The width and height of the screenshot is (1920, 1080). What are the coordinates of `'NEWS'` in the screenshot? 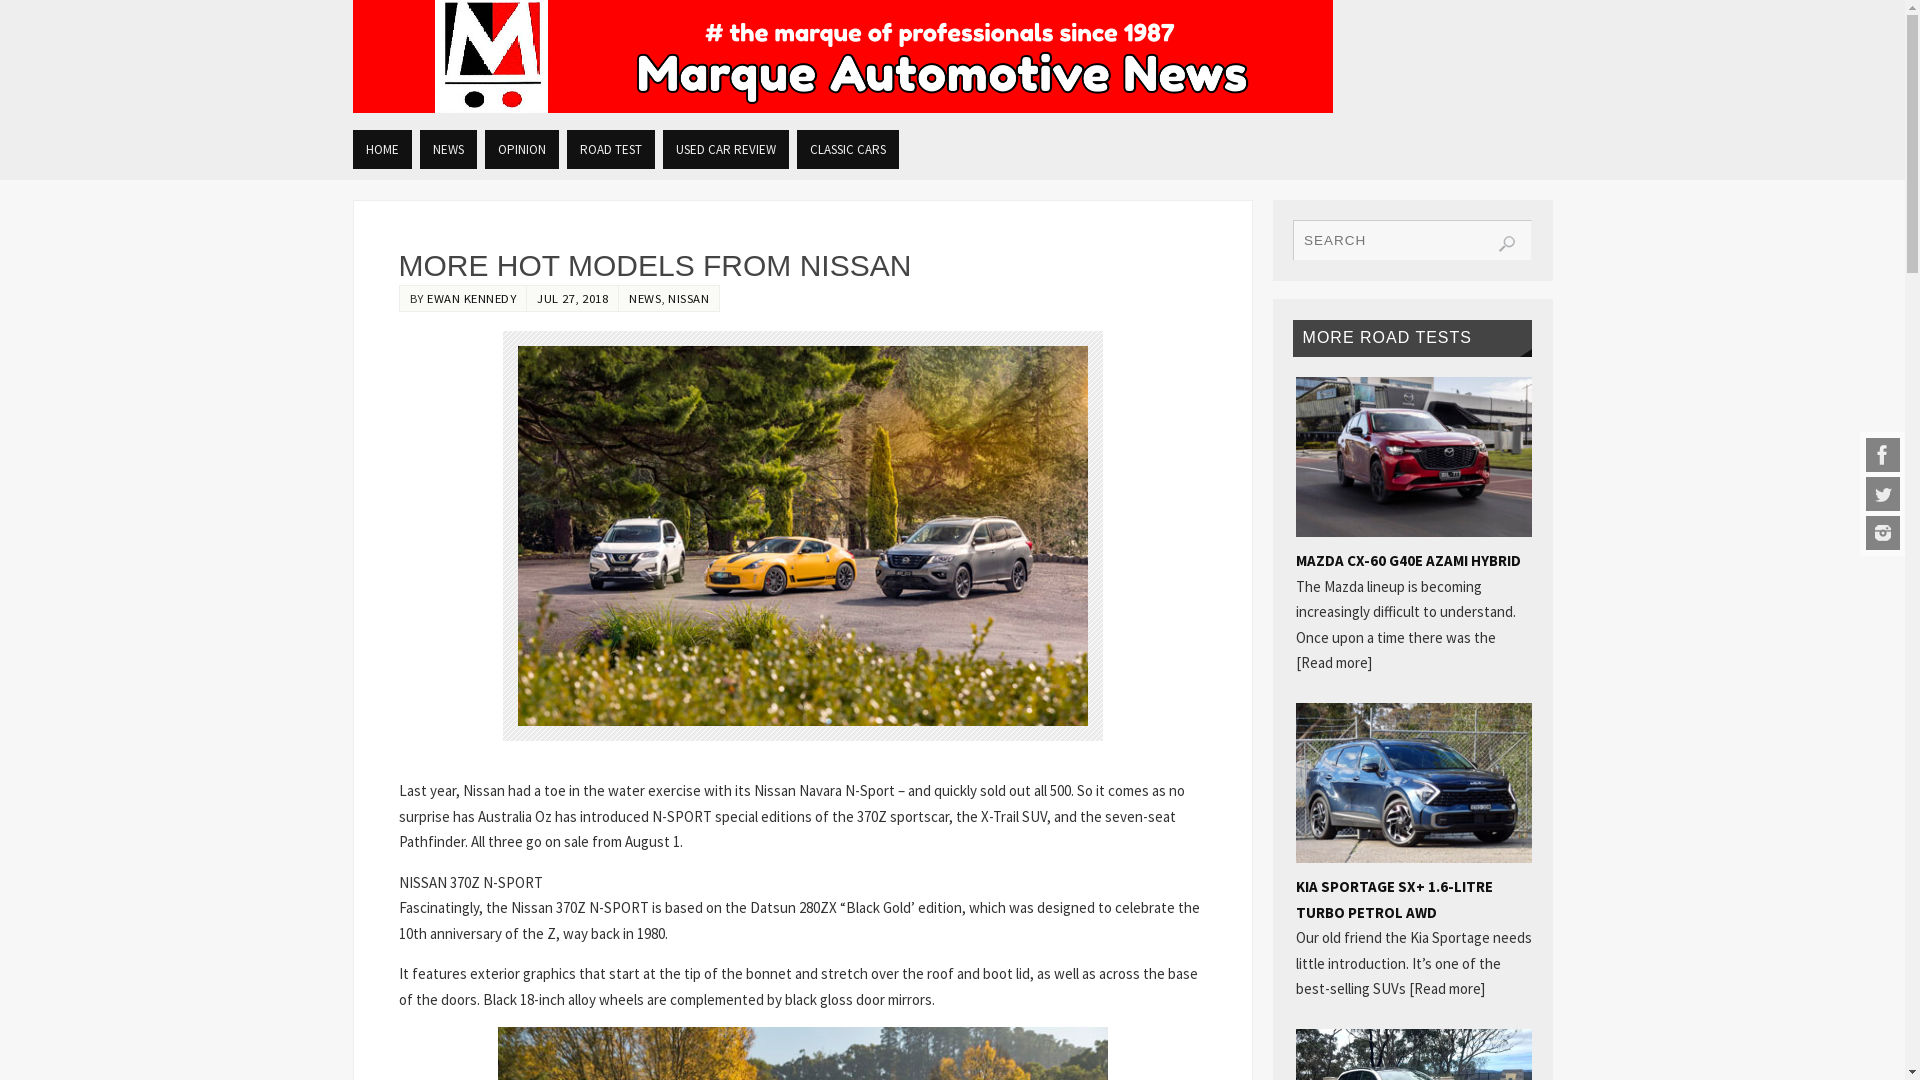 It's located at (644, 297).